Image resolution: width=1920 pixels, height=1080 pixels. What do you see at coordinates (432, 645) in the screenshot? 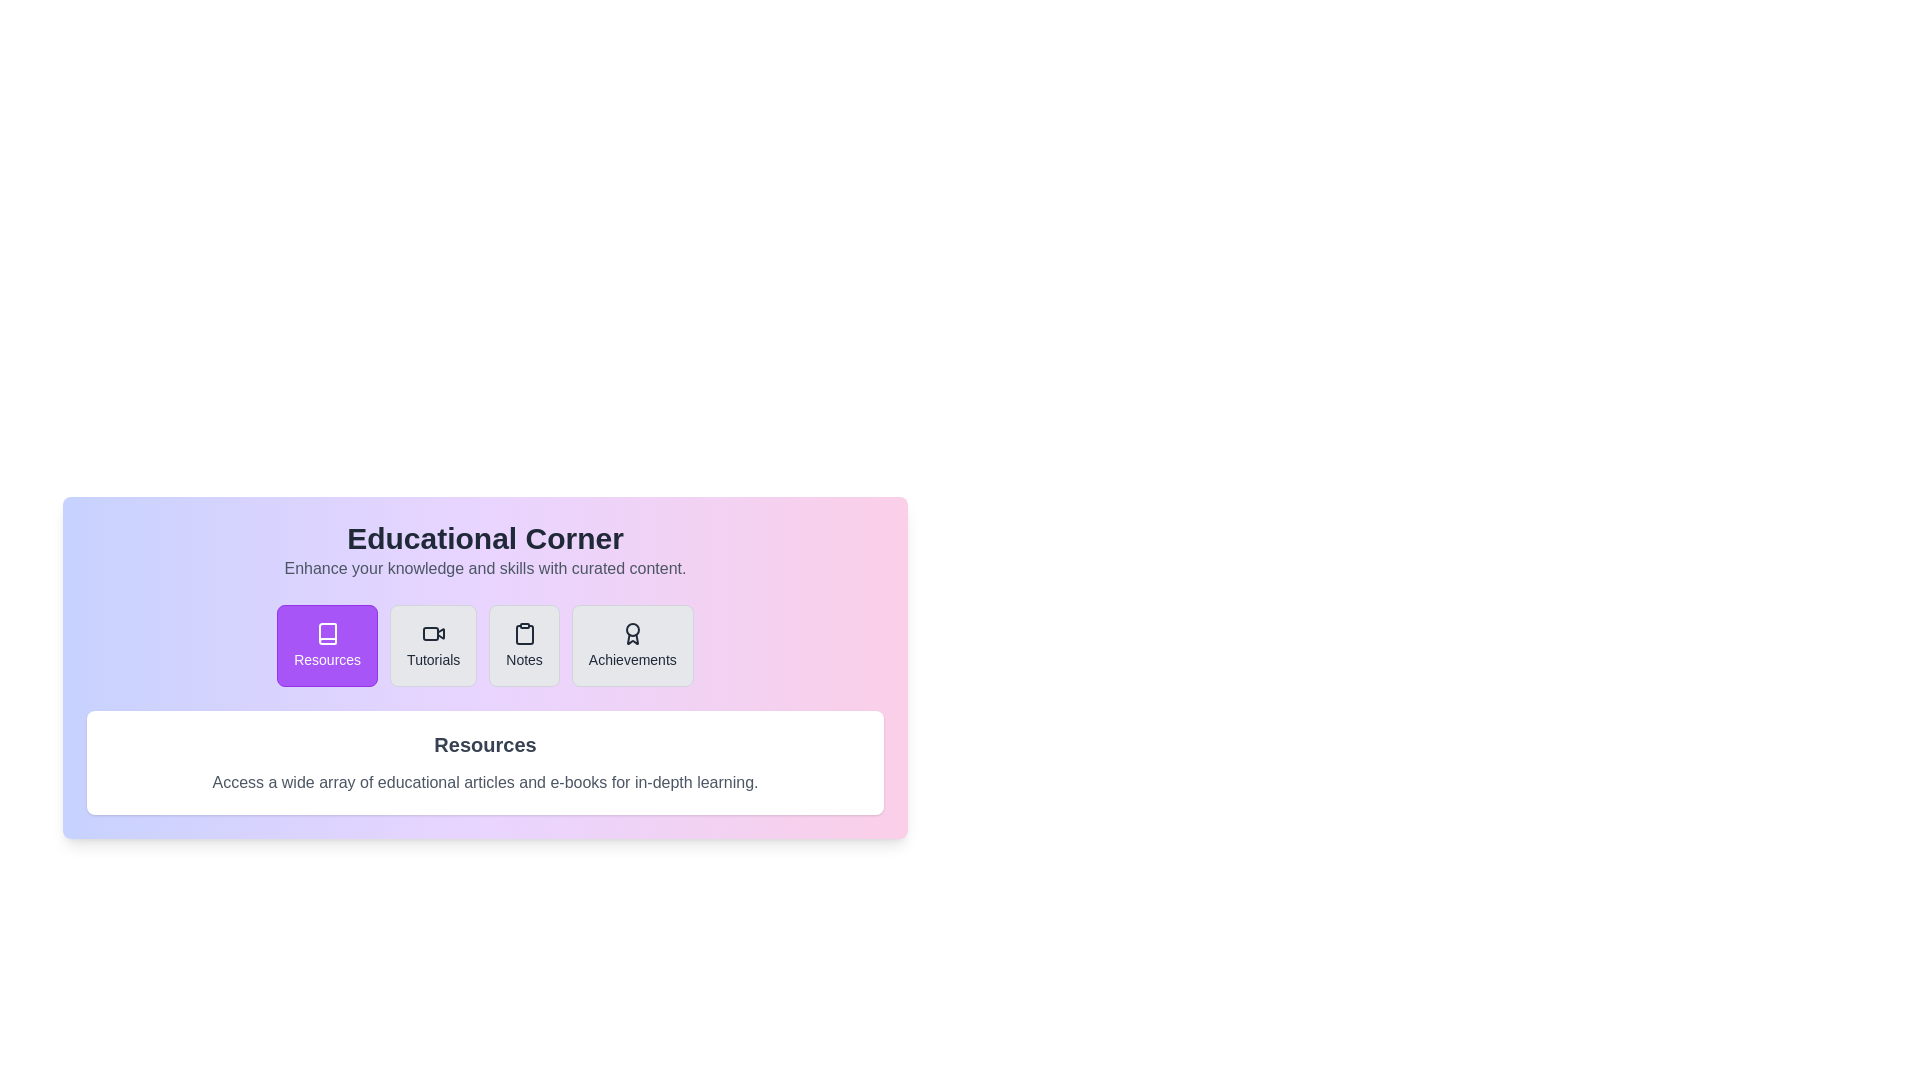
I see `the Tutorials tab to view its educational content` at bounding box center [432, 645].